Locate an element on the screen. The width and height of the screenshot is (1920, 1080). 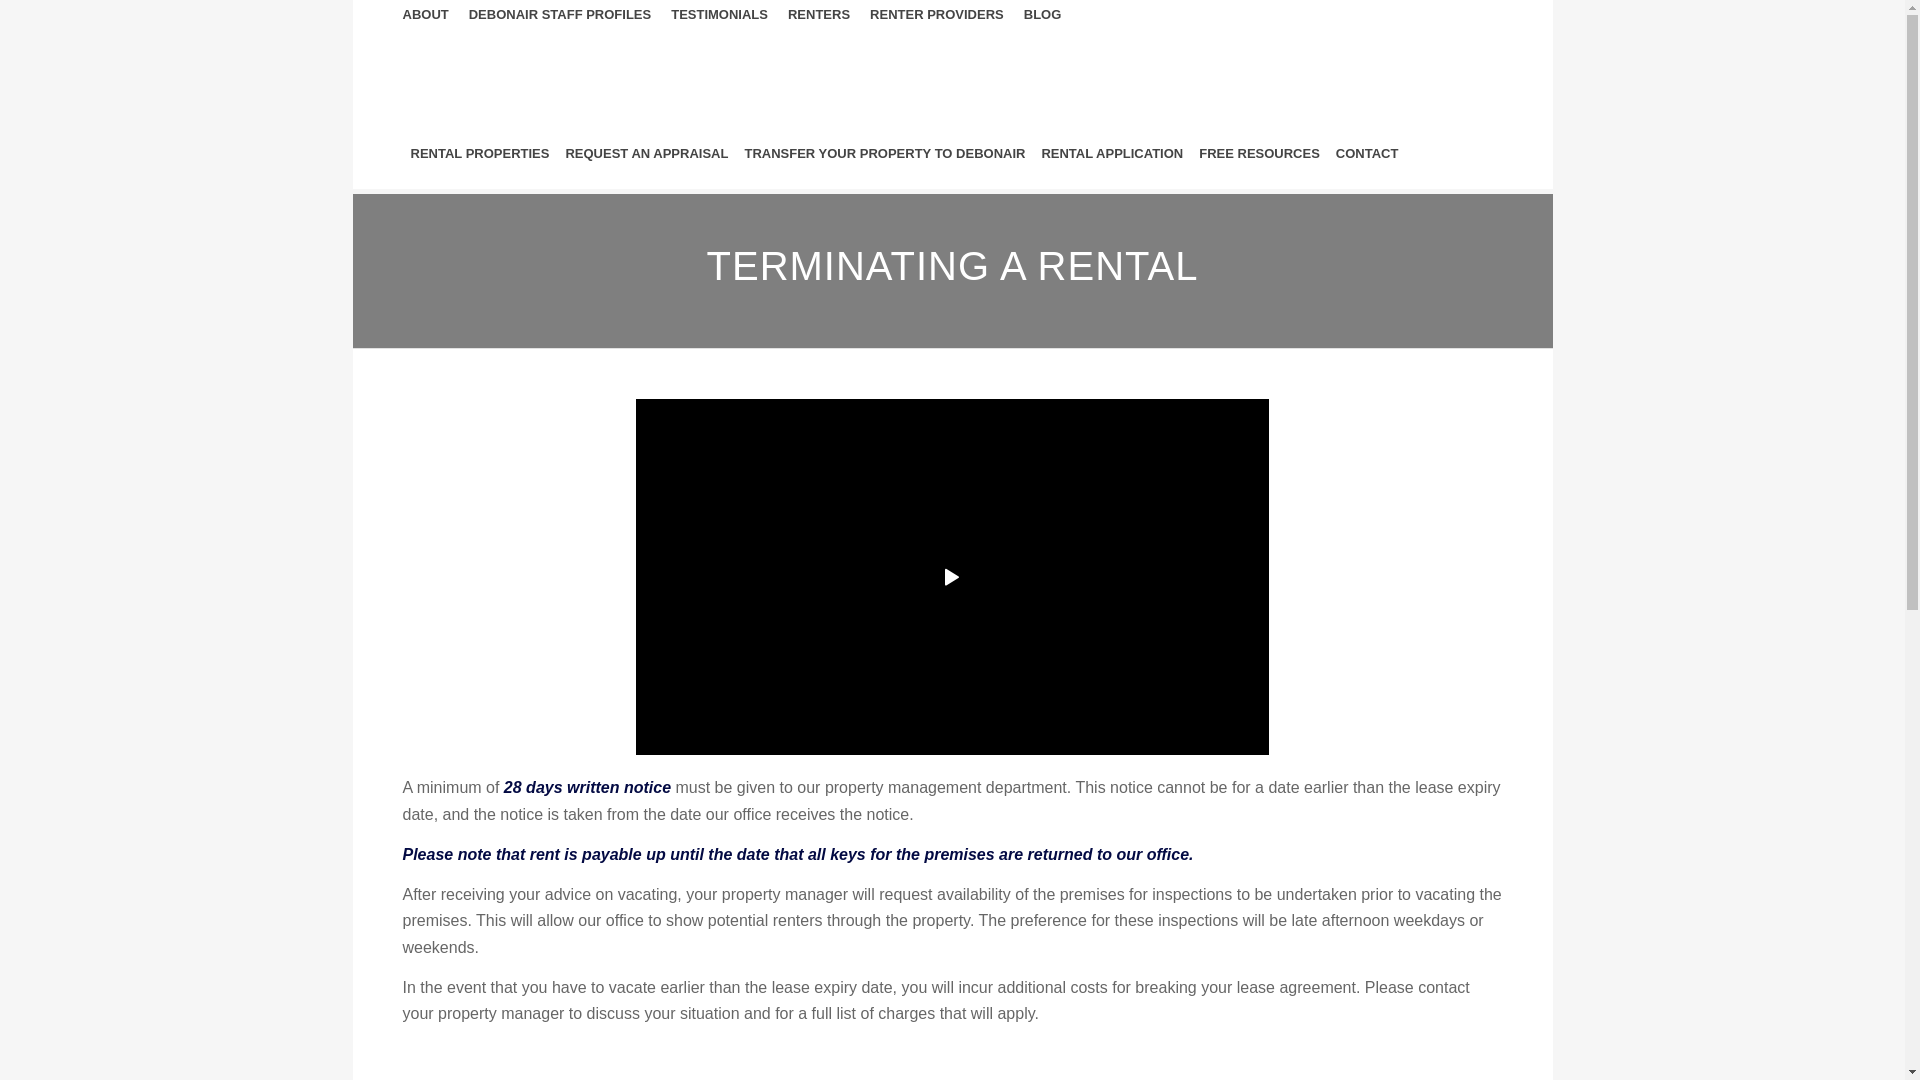
'CONTACT' is located at coordinates (1366, 153).